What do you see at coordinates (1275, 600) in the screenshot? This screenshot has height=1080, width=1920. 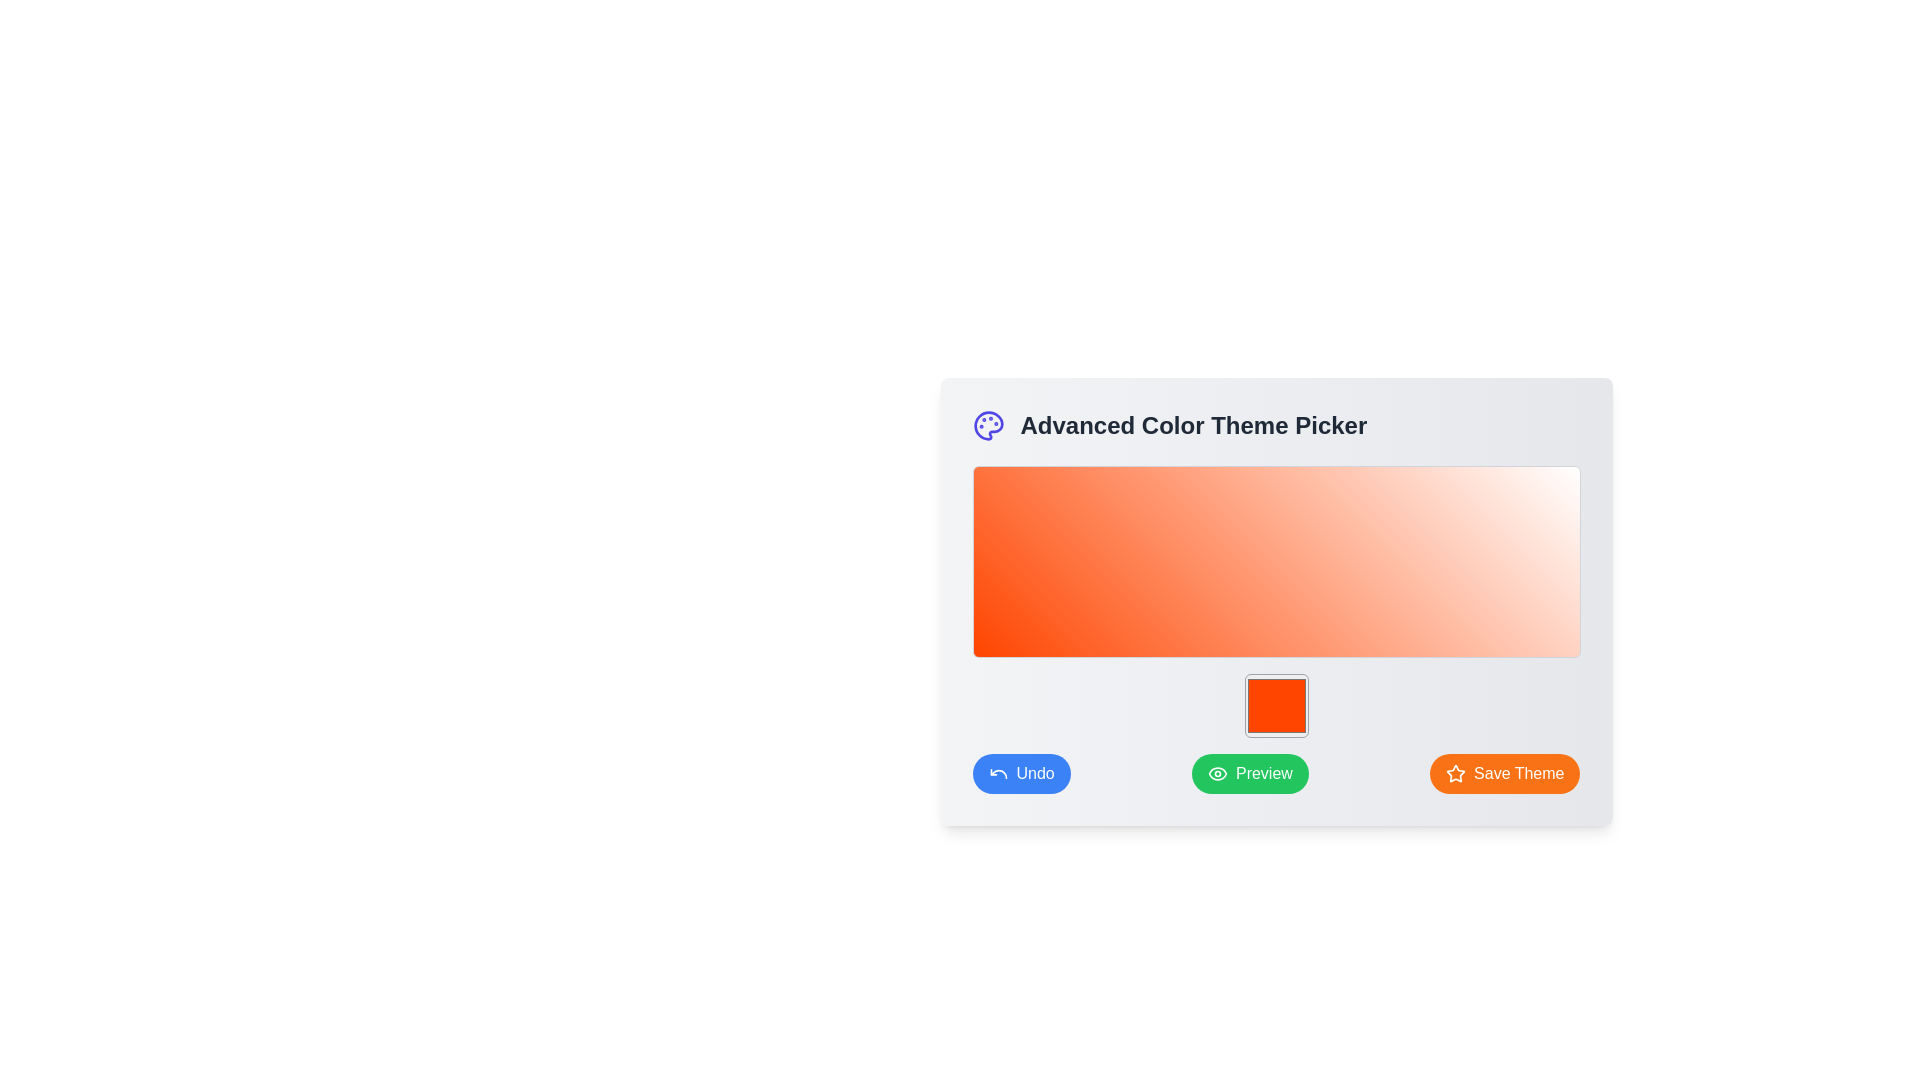 I see `the Gradient Preview Panel, which features a vibrant red to white gradient background` at bounding box center [1275, 600].